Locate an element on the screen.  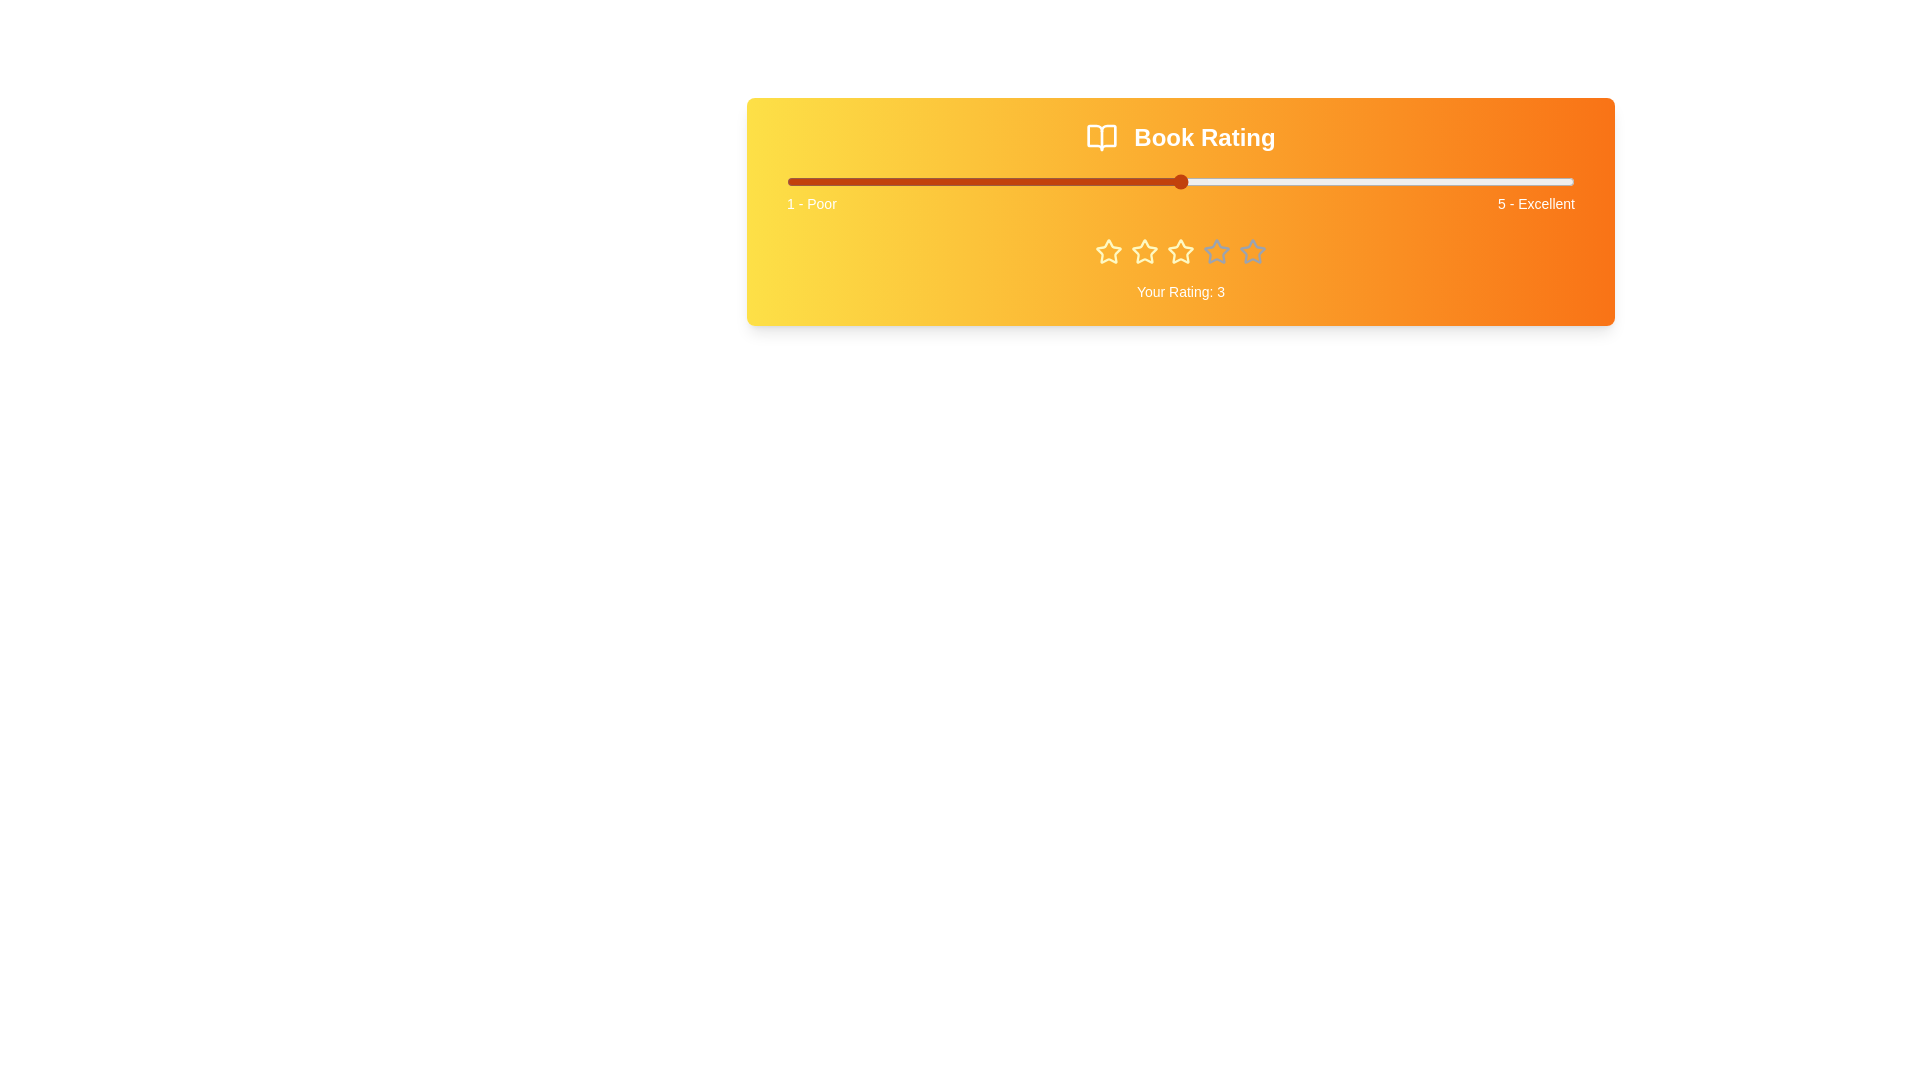
the first star icon with a yellow outline and filled color in the 'Your Rating' section is located at coordinates (1107, 250).